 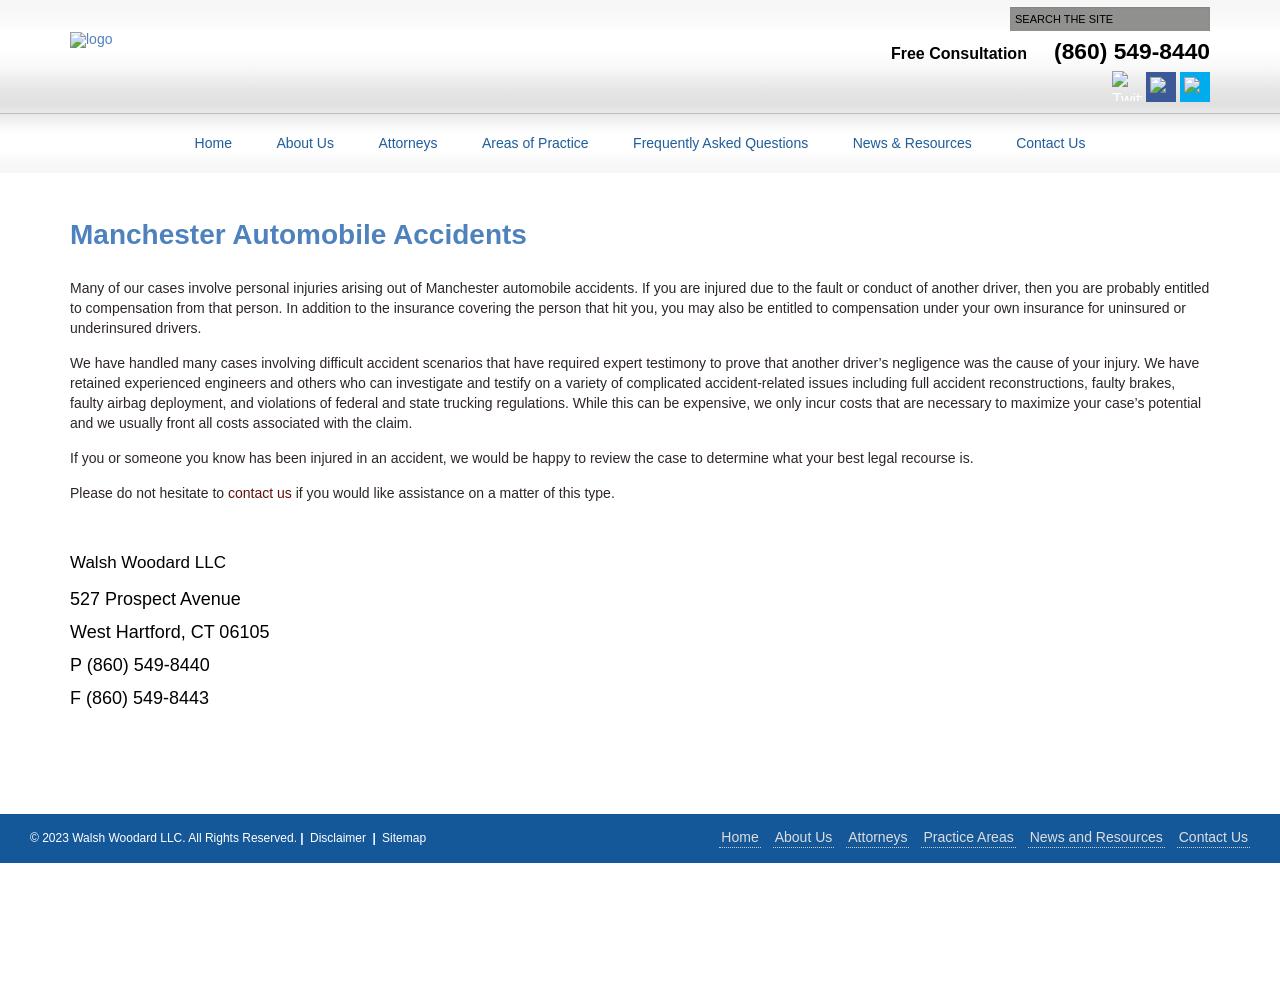 What do you see at coordinates (521, 456) in the screenshot?
I see `'If you or someone you know has been injured in an accident, we would be happy to review the case to determine what your best legal recourse is.'` at bounding box center [521, 456].